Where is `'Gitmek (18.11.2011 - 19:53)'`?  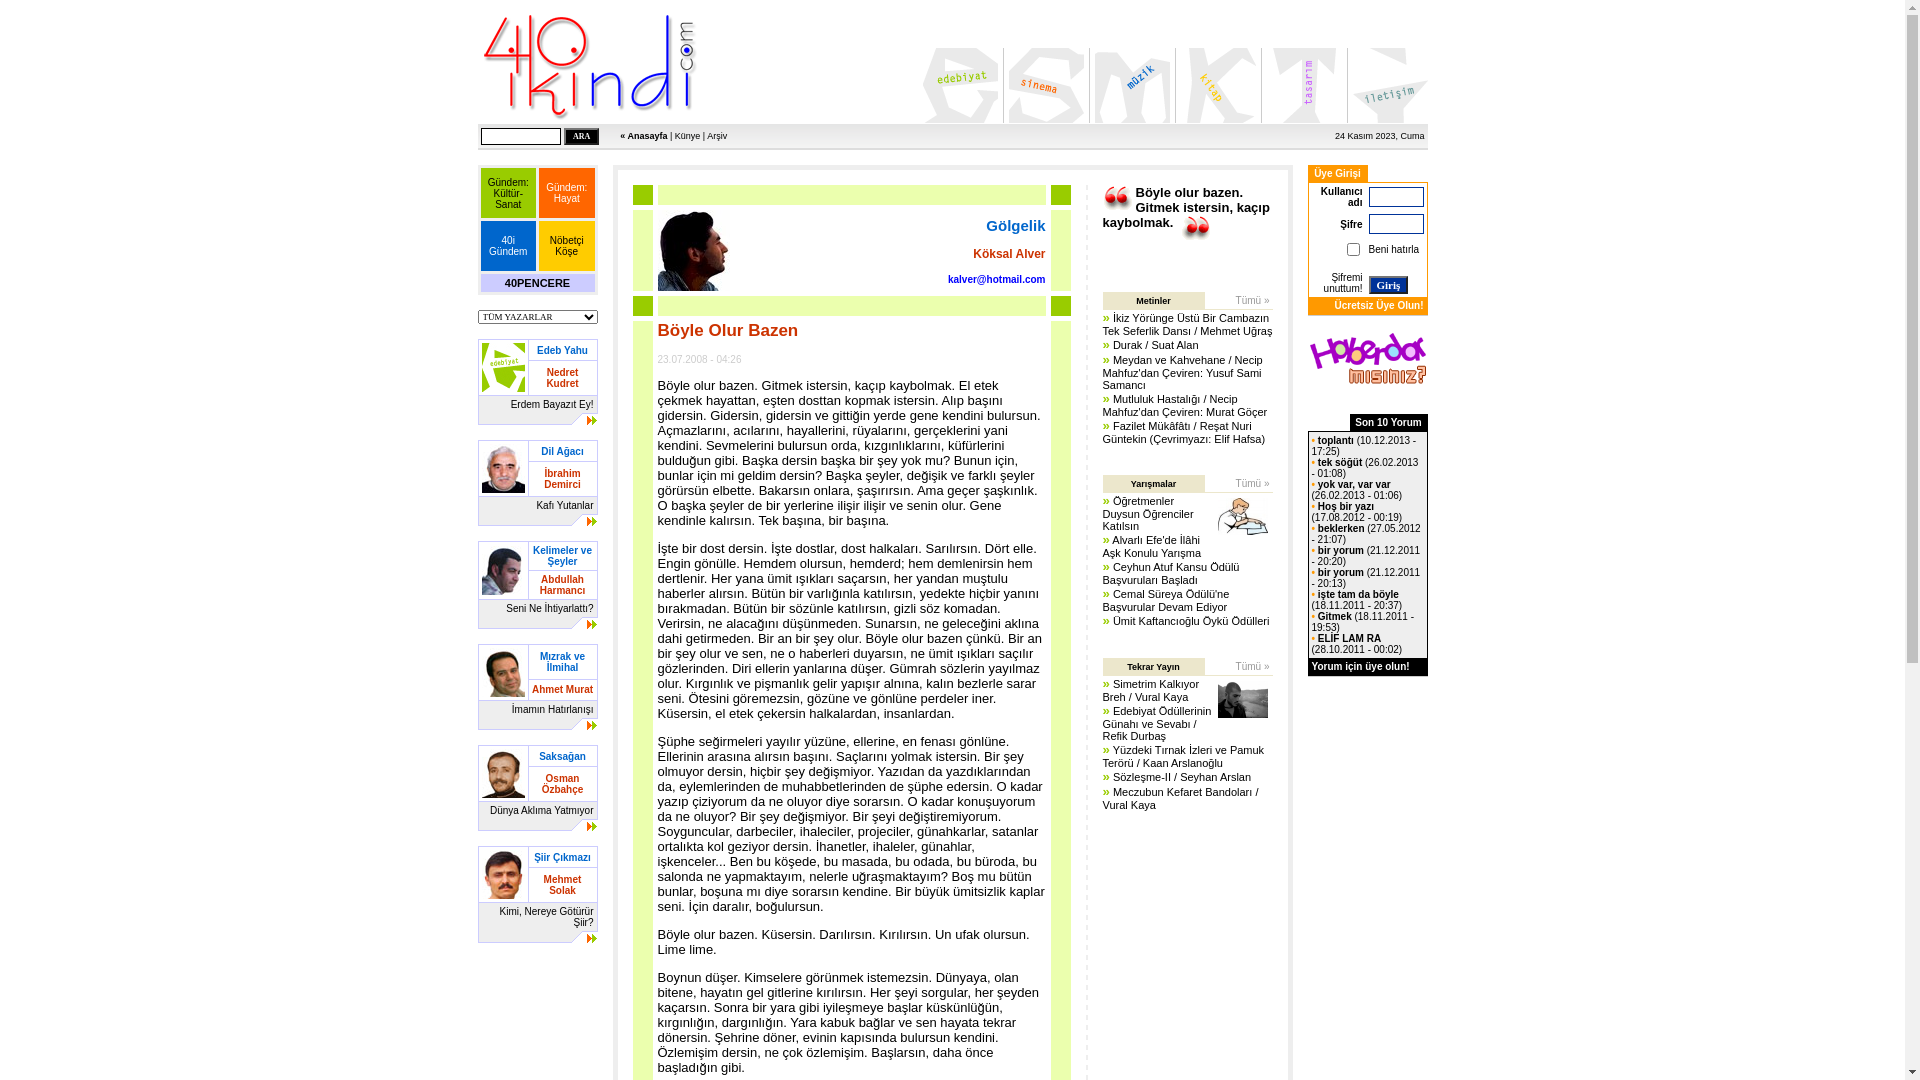 'Gitmek (18.11.2011 - 19:53)' is located at coordinates (1362, 620).